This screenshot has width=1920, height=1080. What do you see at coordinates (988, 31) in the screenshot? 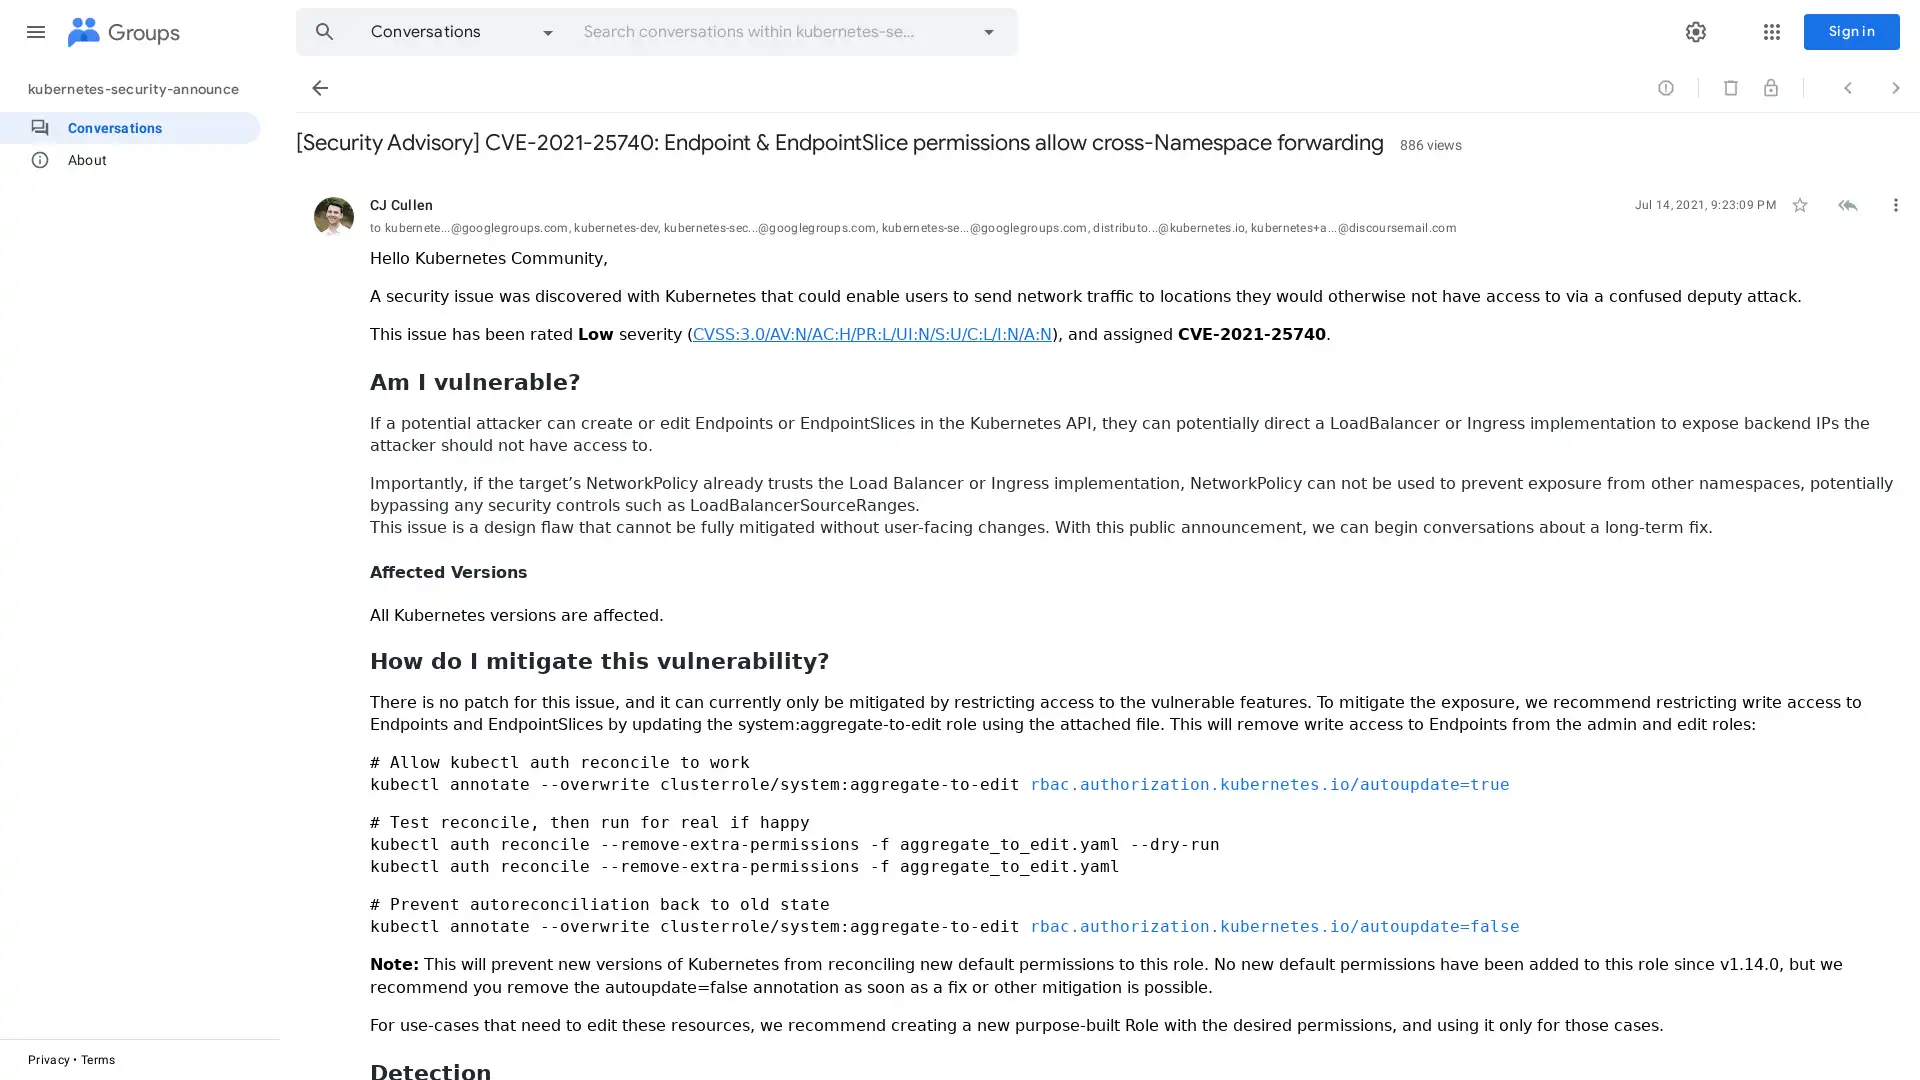
I see `Advanced search` at bounding box center [988, 31].